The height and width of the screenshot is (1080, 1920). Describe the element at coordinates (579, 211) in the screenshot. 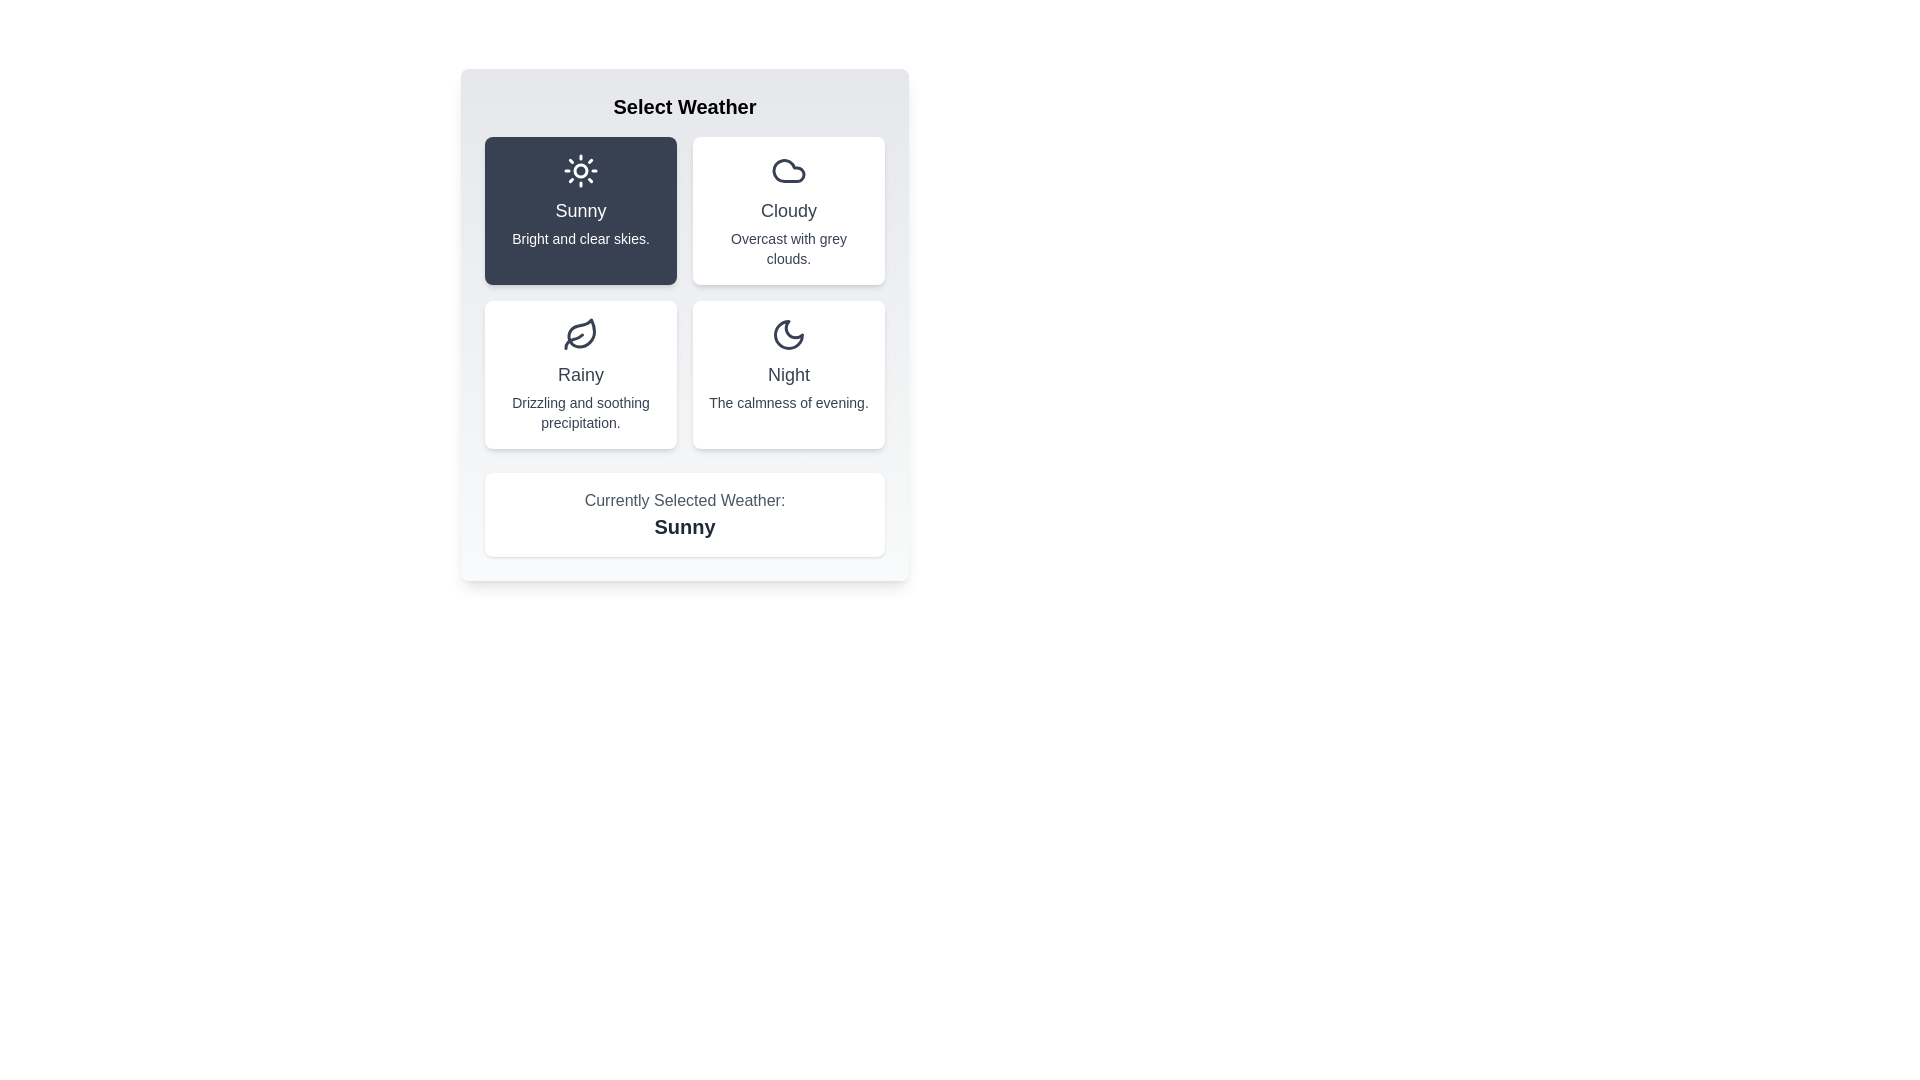

I see `the weather button Sunny to observe its hover effect` at that location.